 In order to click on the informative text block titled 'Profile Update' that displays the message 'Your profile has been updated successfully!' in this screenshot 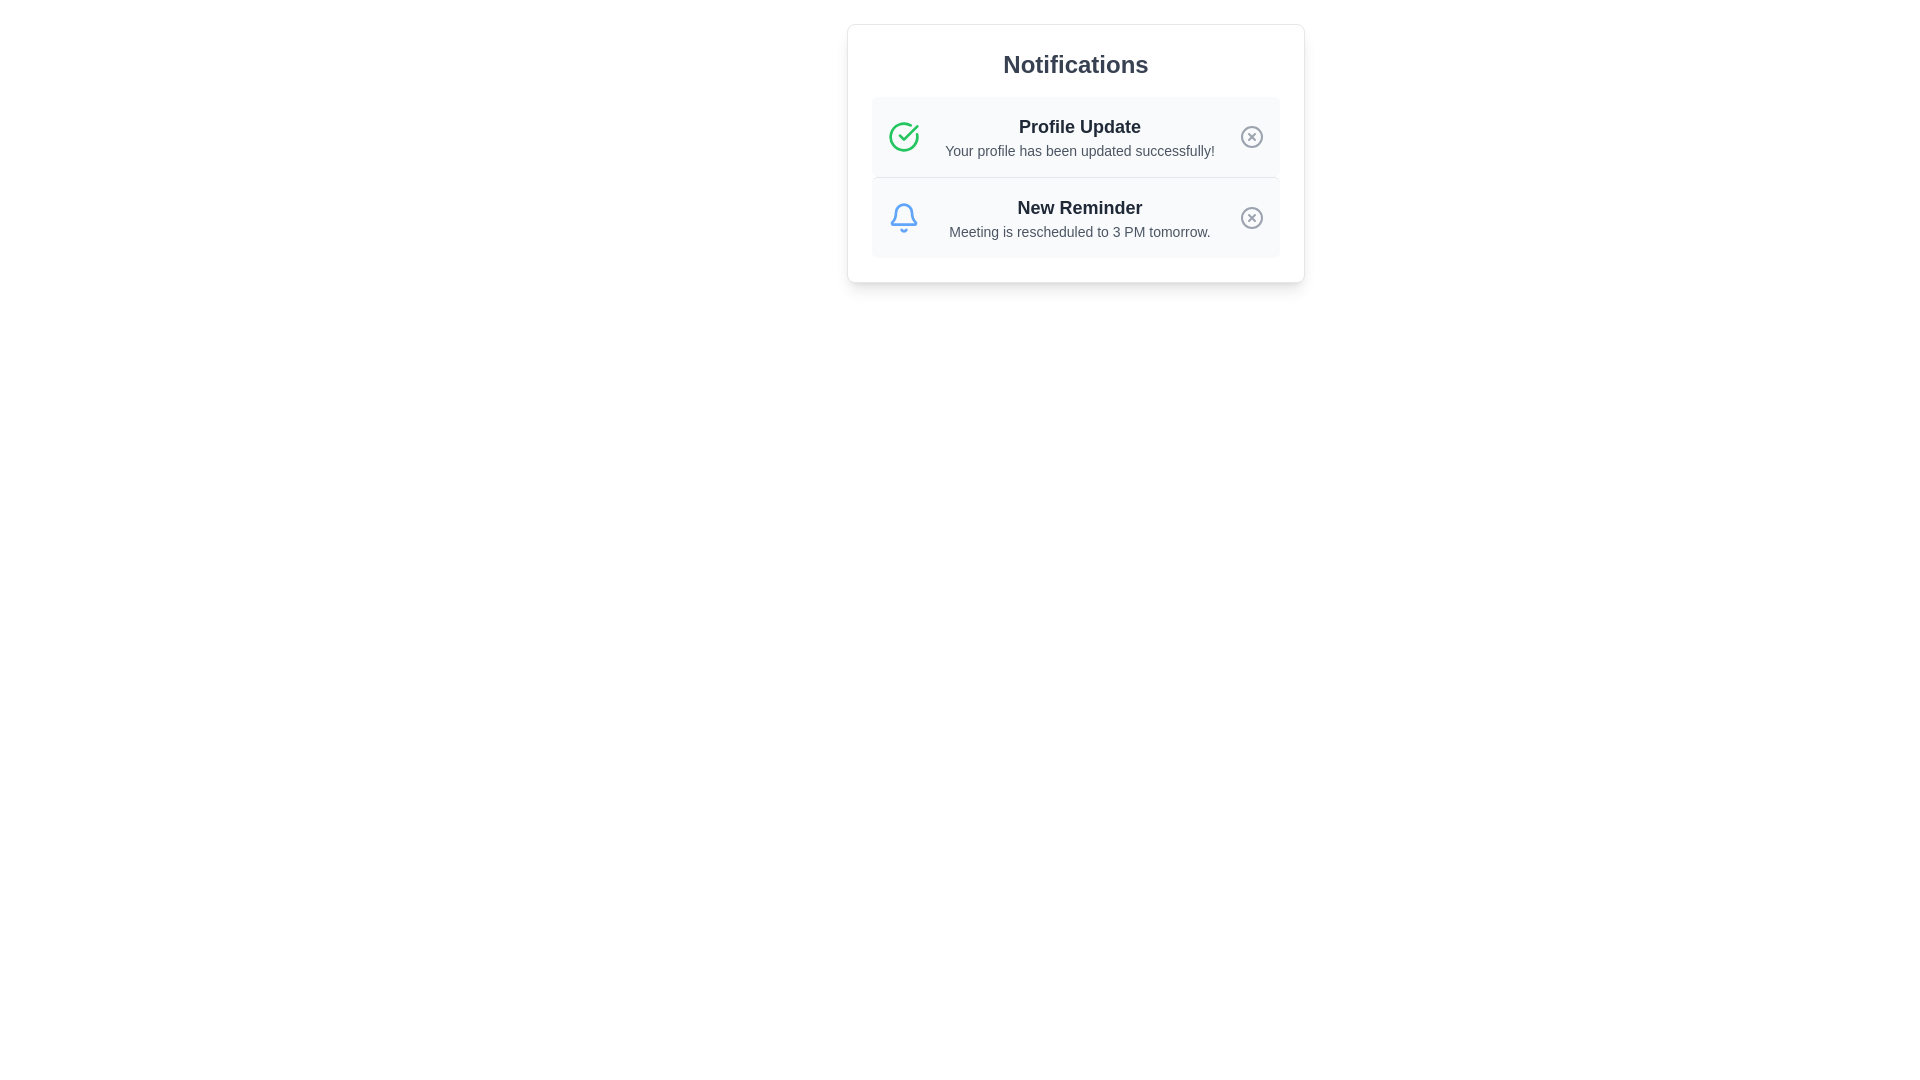, I will do `click(1079, 136)`.